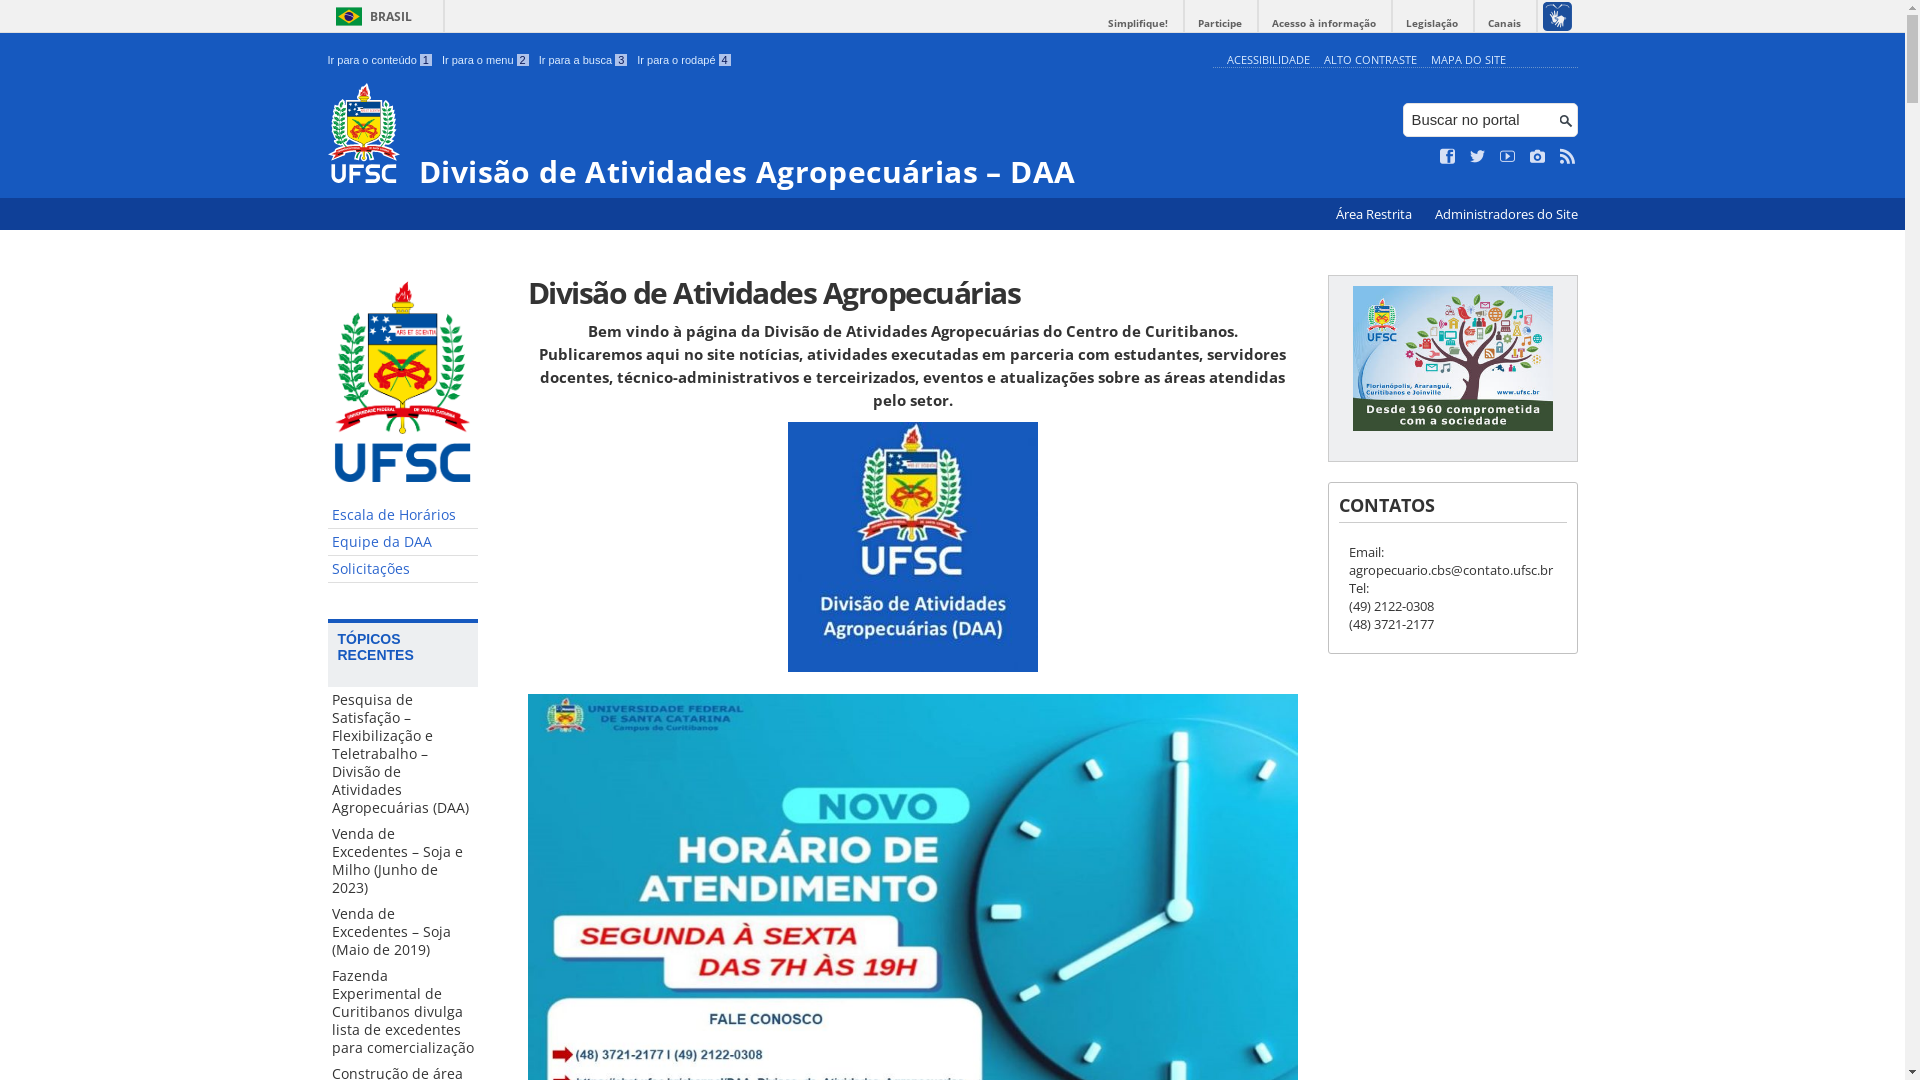 The image size is (1920, 1080). What do you see at coordinates (1467, 58) in the screenshot?
I see `'MAPA DO SITE'` at bounding box center [1467, 58].